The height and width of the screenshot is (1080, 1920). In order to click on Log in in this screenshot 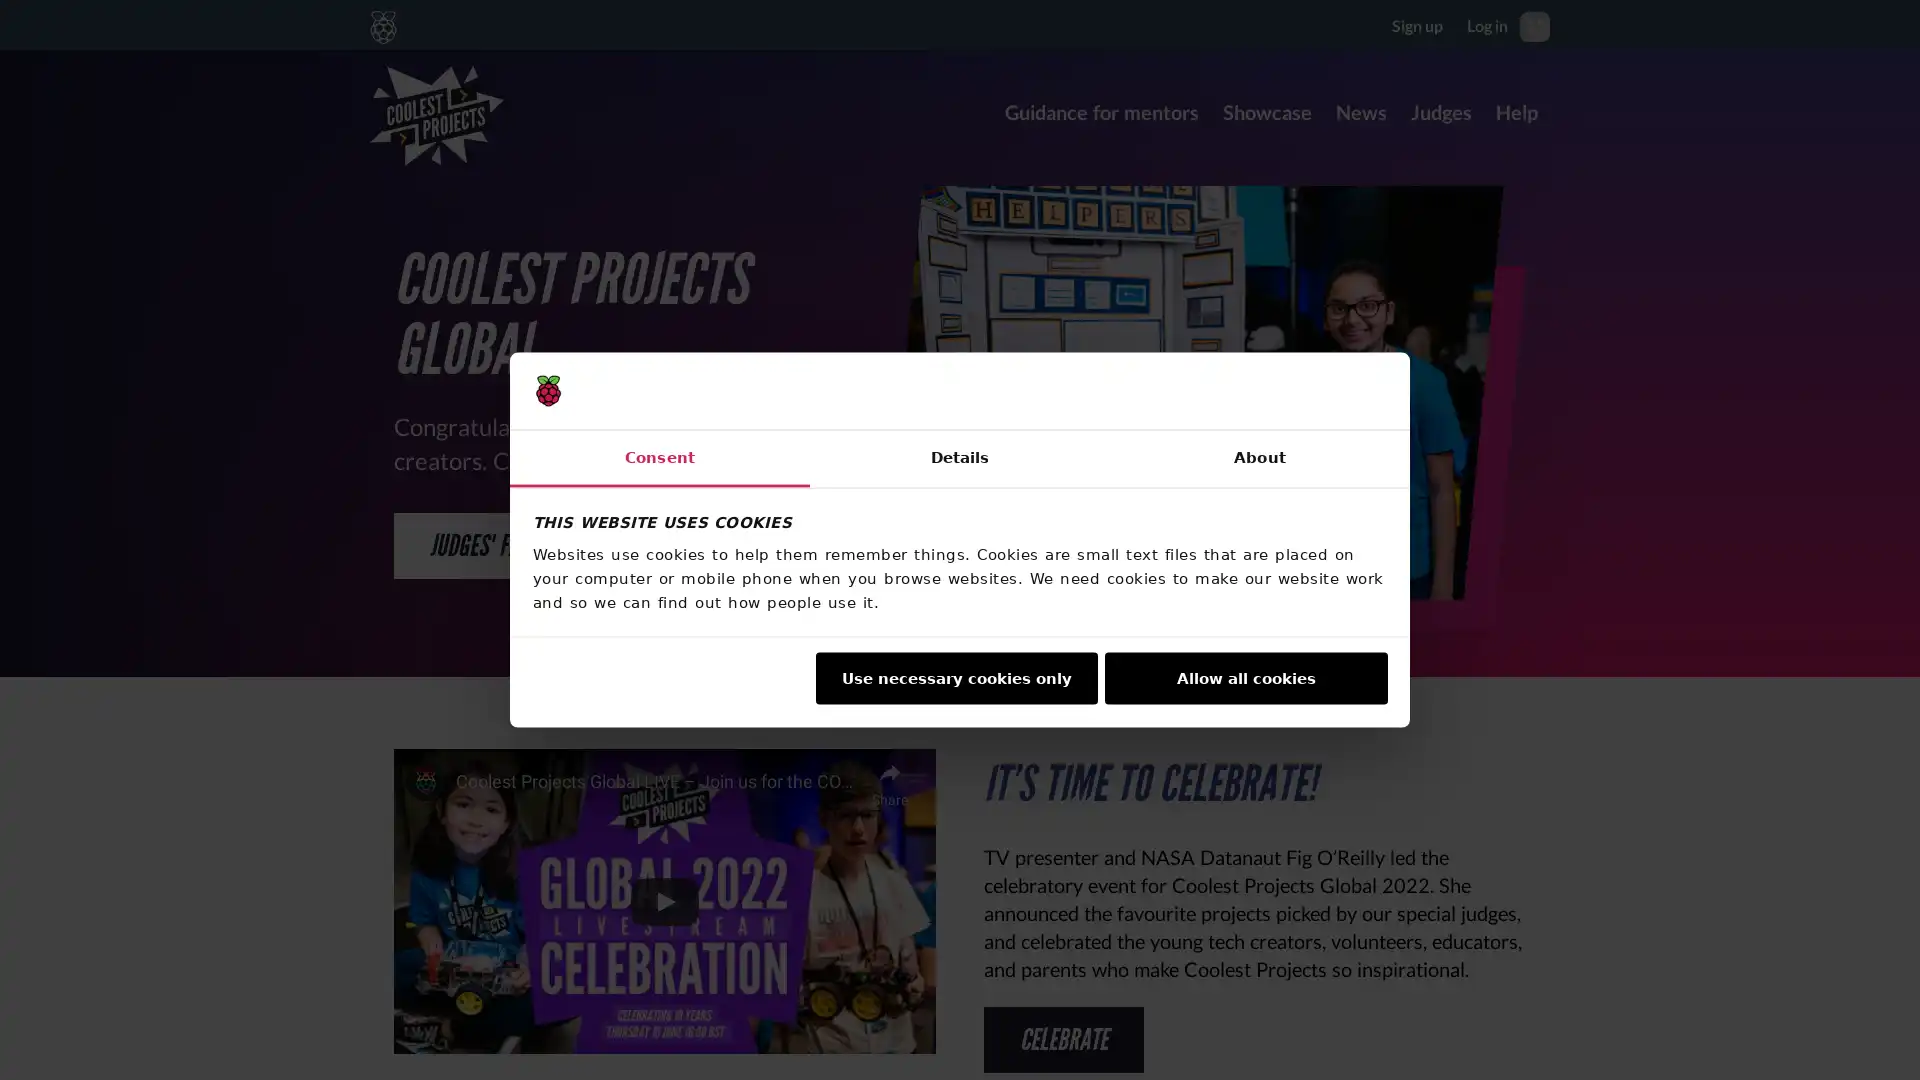, I will do `click(1487, 24)`.